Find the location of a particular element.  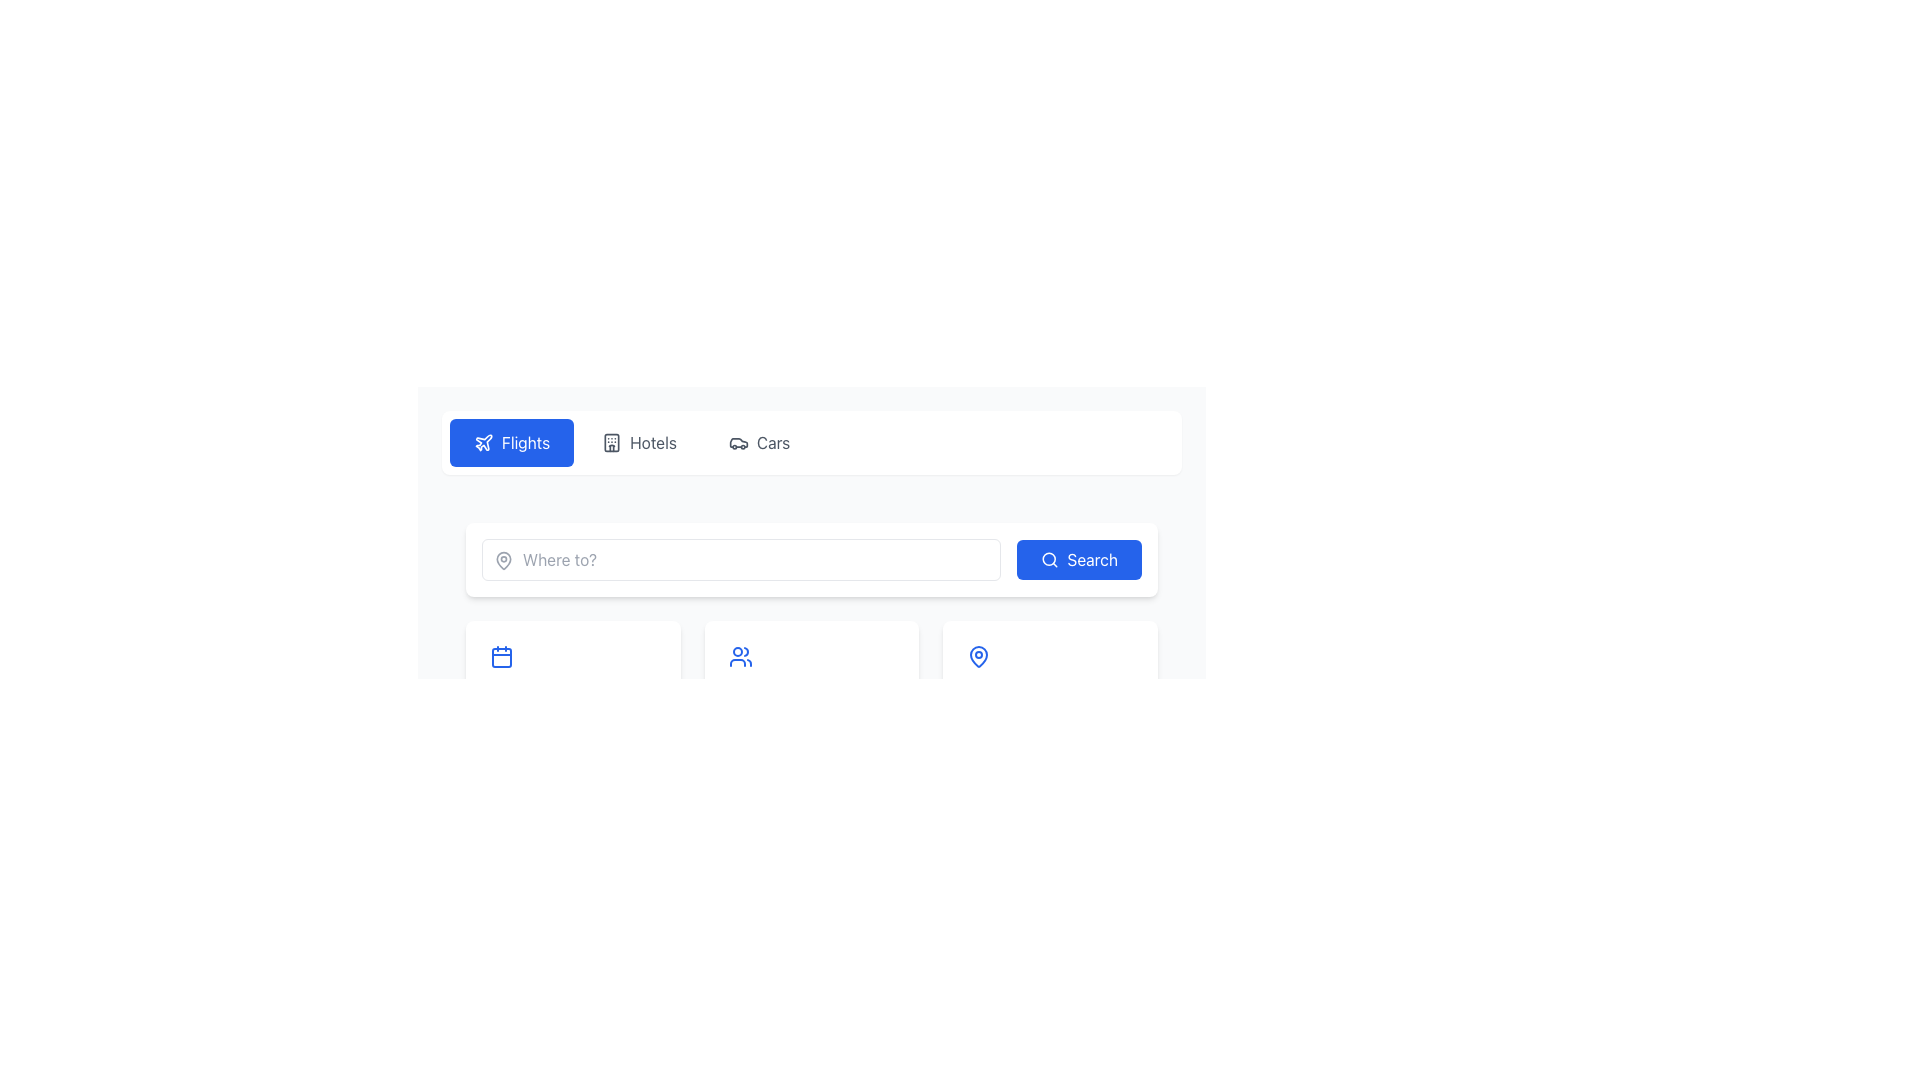

the 'Search' button located at the right end of the search criteria form for keyboard navigation is located at coordinates (1078, 559).